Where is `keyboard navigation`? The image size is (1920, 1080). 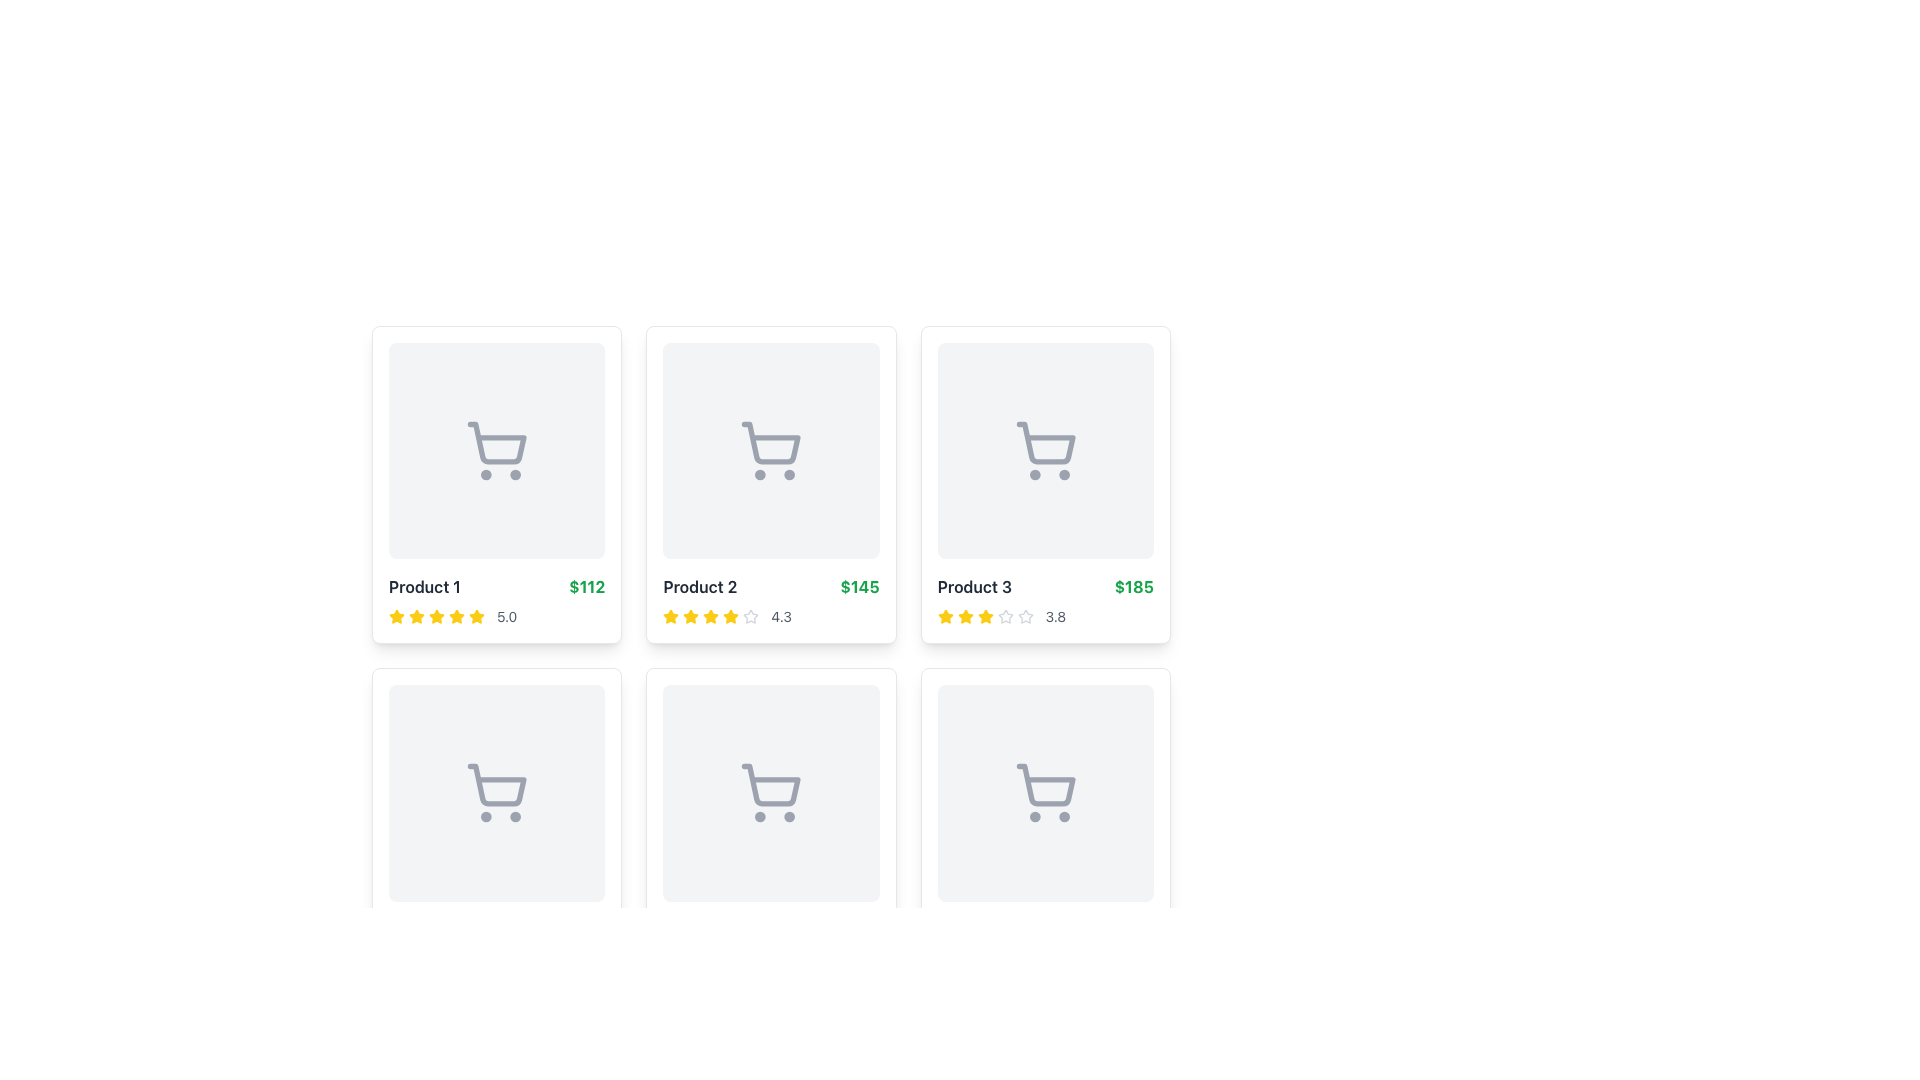 keyboard navigation is located at coordinates (397, 616).